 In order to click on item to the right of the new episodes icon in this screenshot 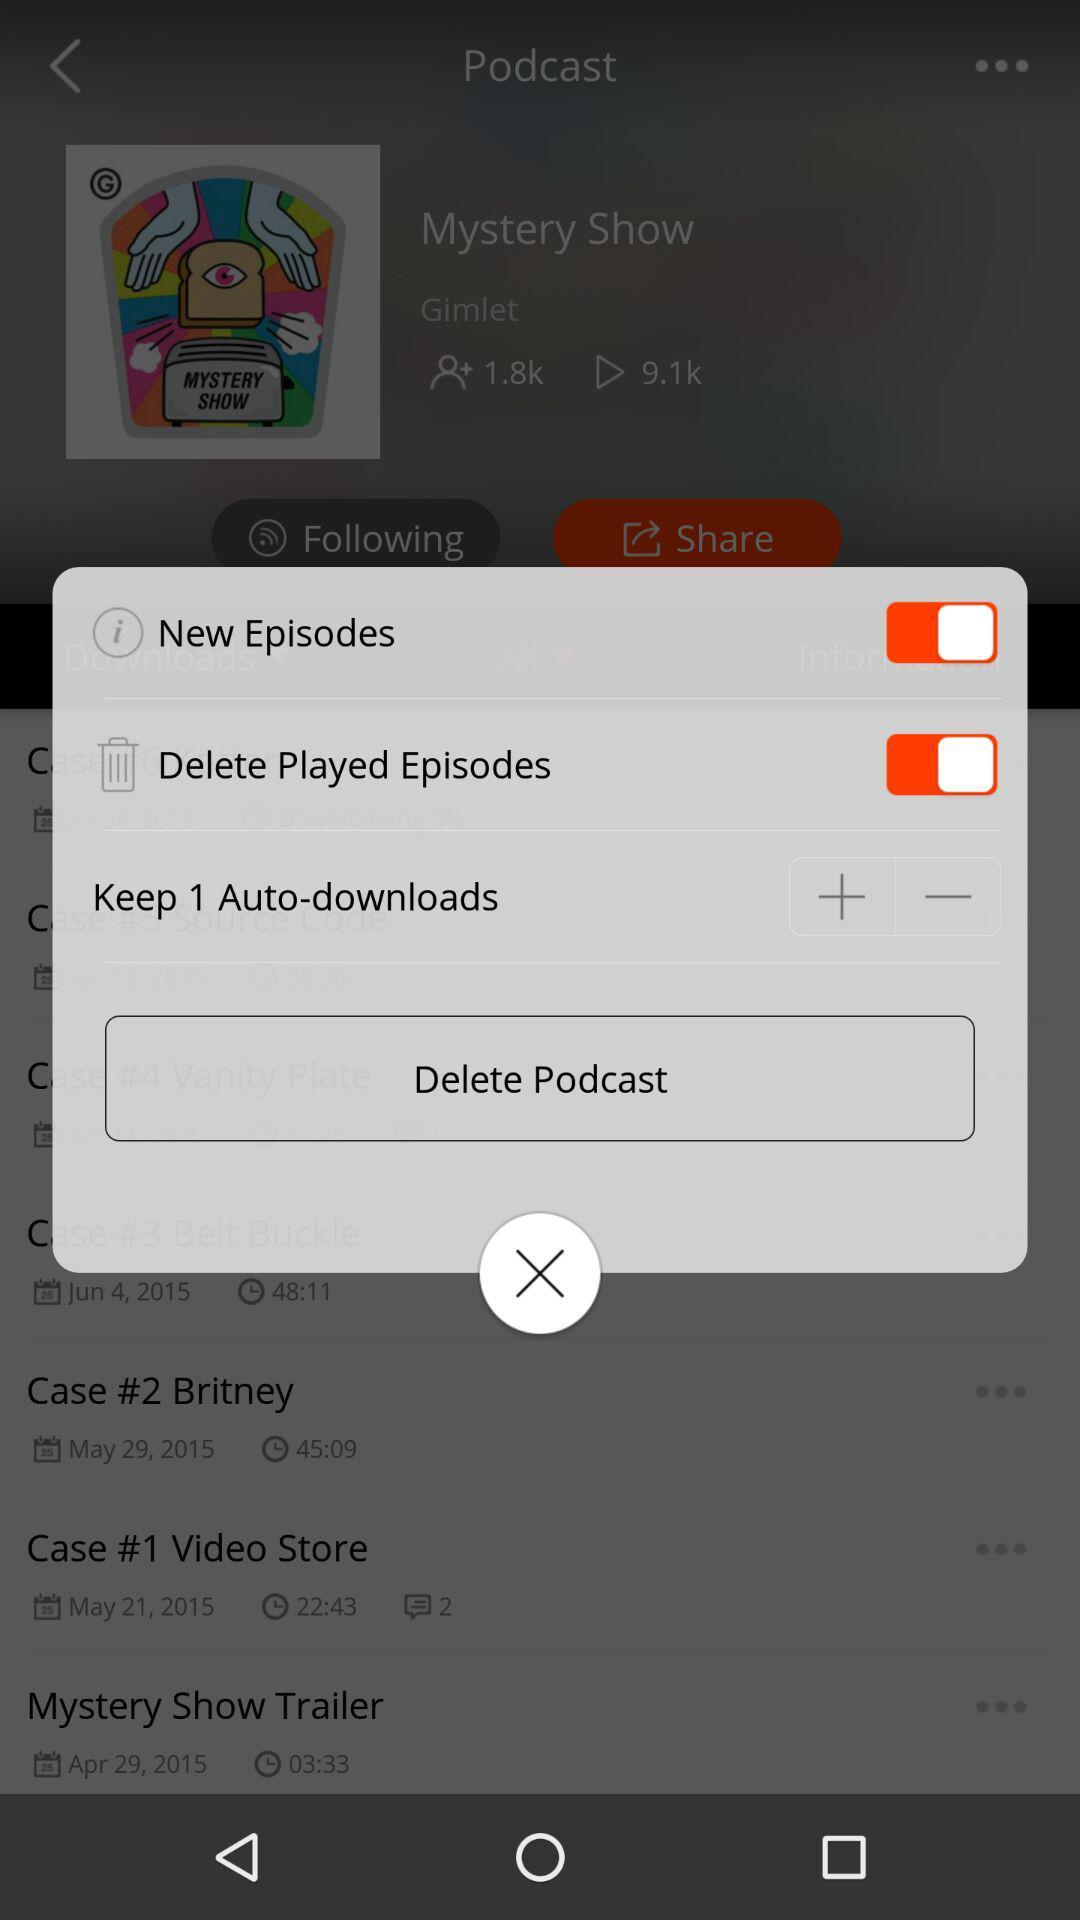, I will do `click(941, 631)`.